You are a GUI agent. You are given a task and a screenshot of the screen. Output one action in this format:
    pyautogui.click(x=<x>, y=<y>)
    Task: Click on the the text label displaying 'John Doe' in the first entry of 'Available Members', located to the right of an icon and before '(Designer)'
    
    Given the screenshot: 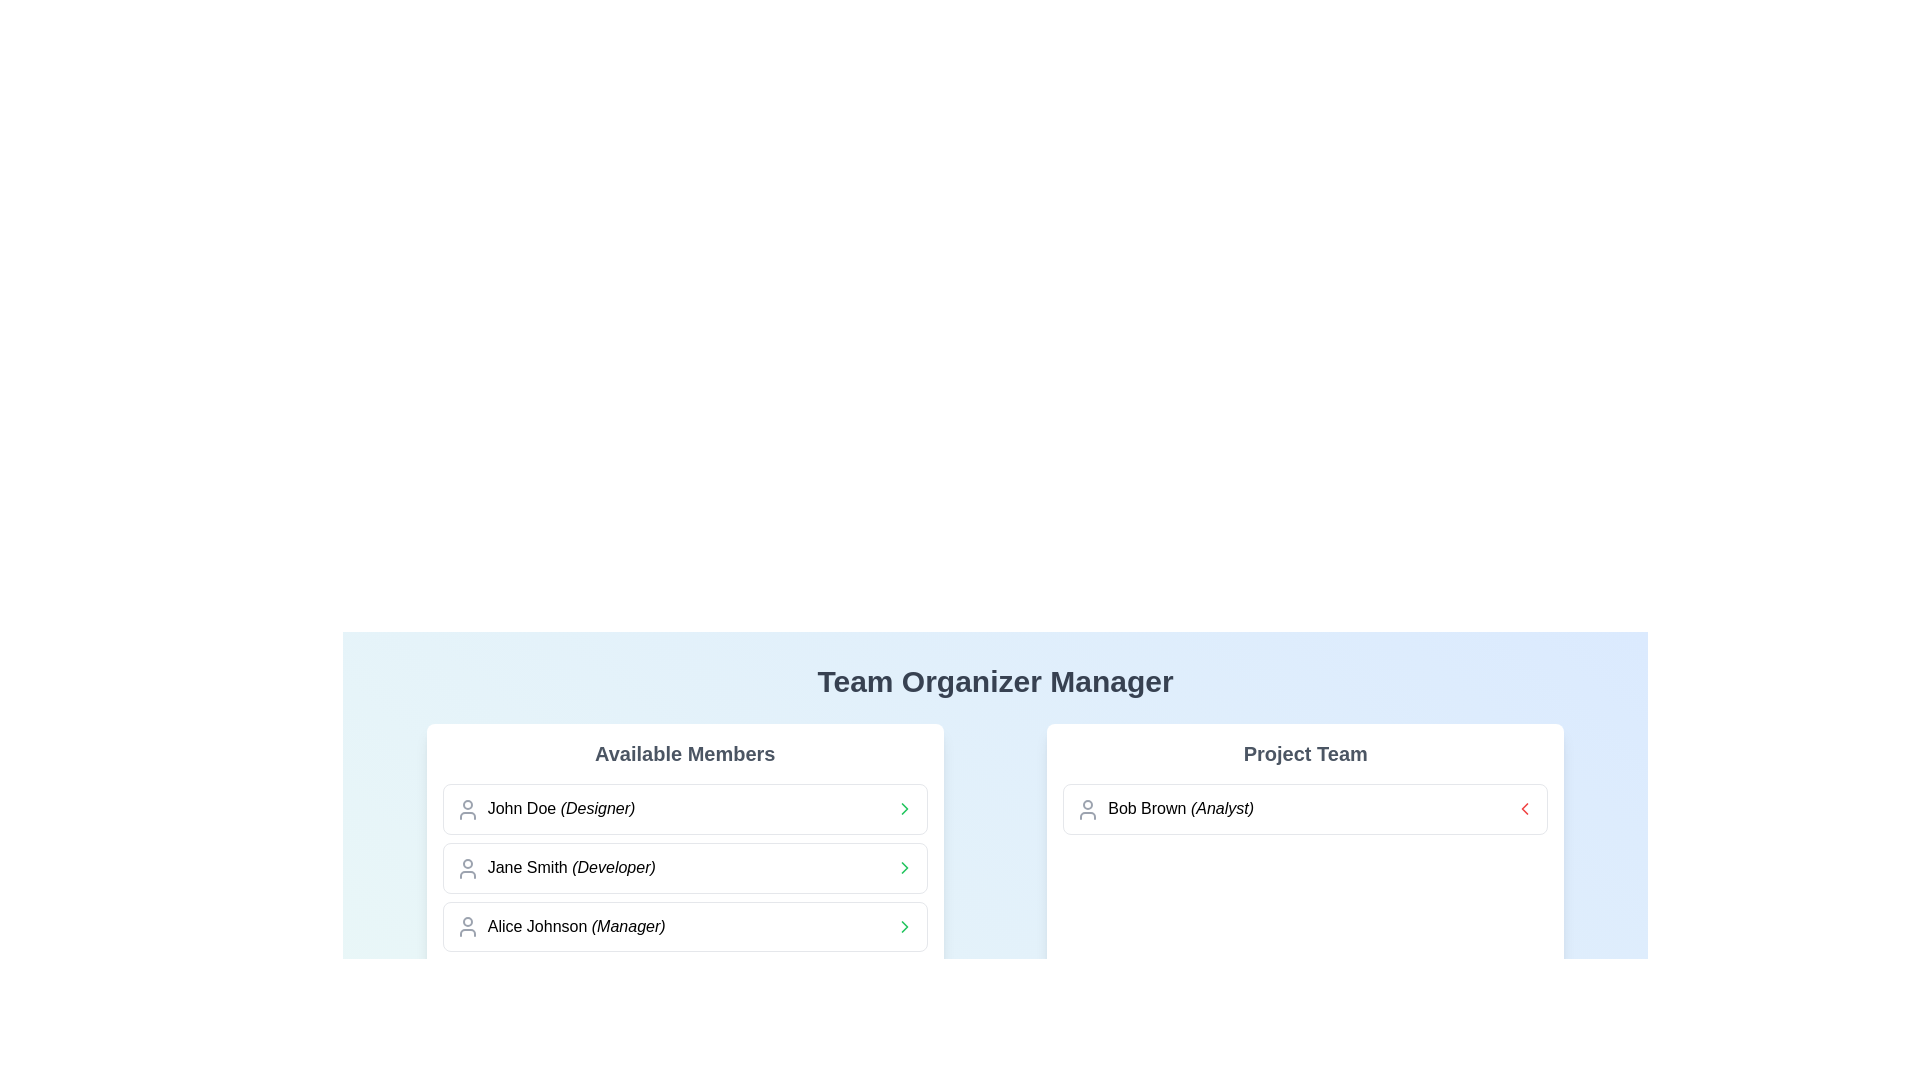 What is the action you would take?
    pyautogui.click(x=521, y=807)
    